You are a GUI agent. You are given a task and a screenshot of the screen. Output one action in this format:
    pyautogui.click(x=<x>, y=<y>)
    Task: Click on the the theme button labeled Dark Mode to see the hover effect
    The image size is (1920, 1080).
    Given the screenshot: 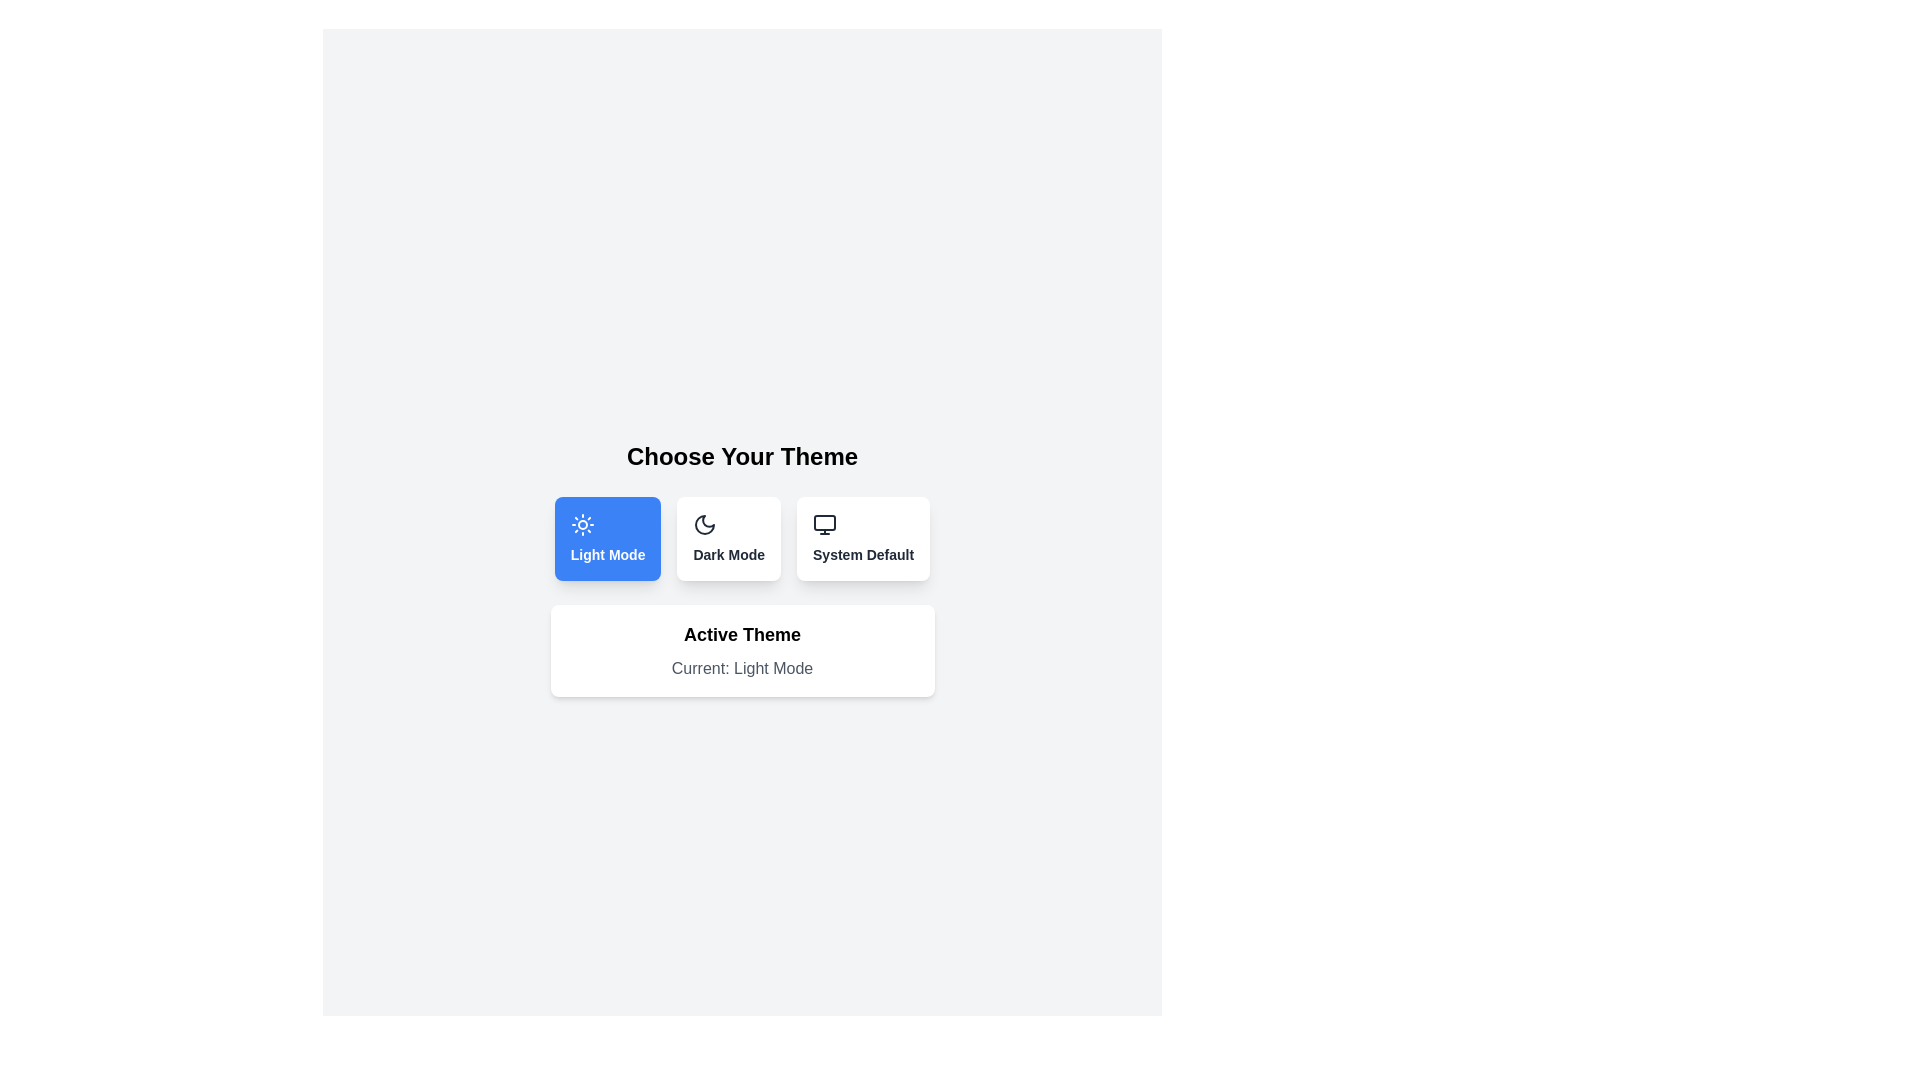 What is the action you would take?
    pyautogui.click(x=728, y=538)
    